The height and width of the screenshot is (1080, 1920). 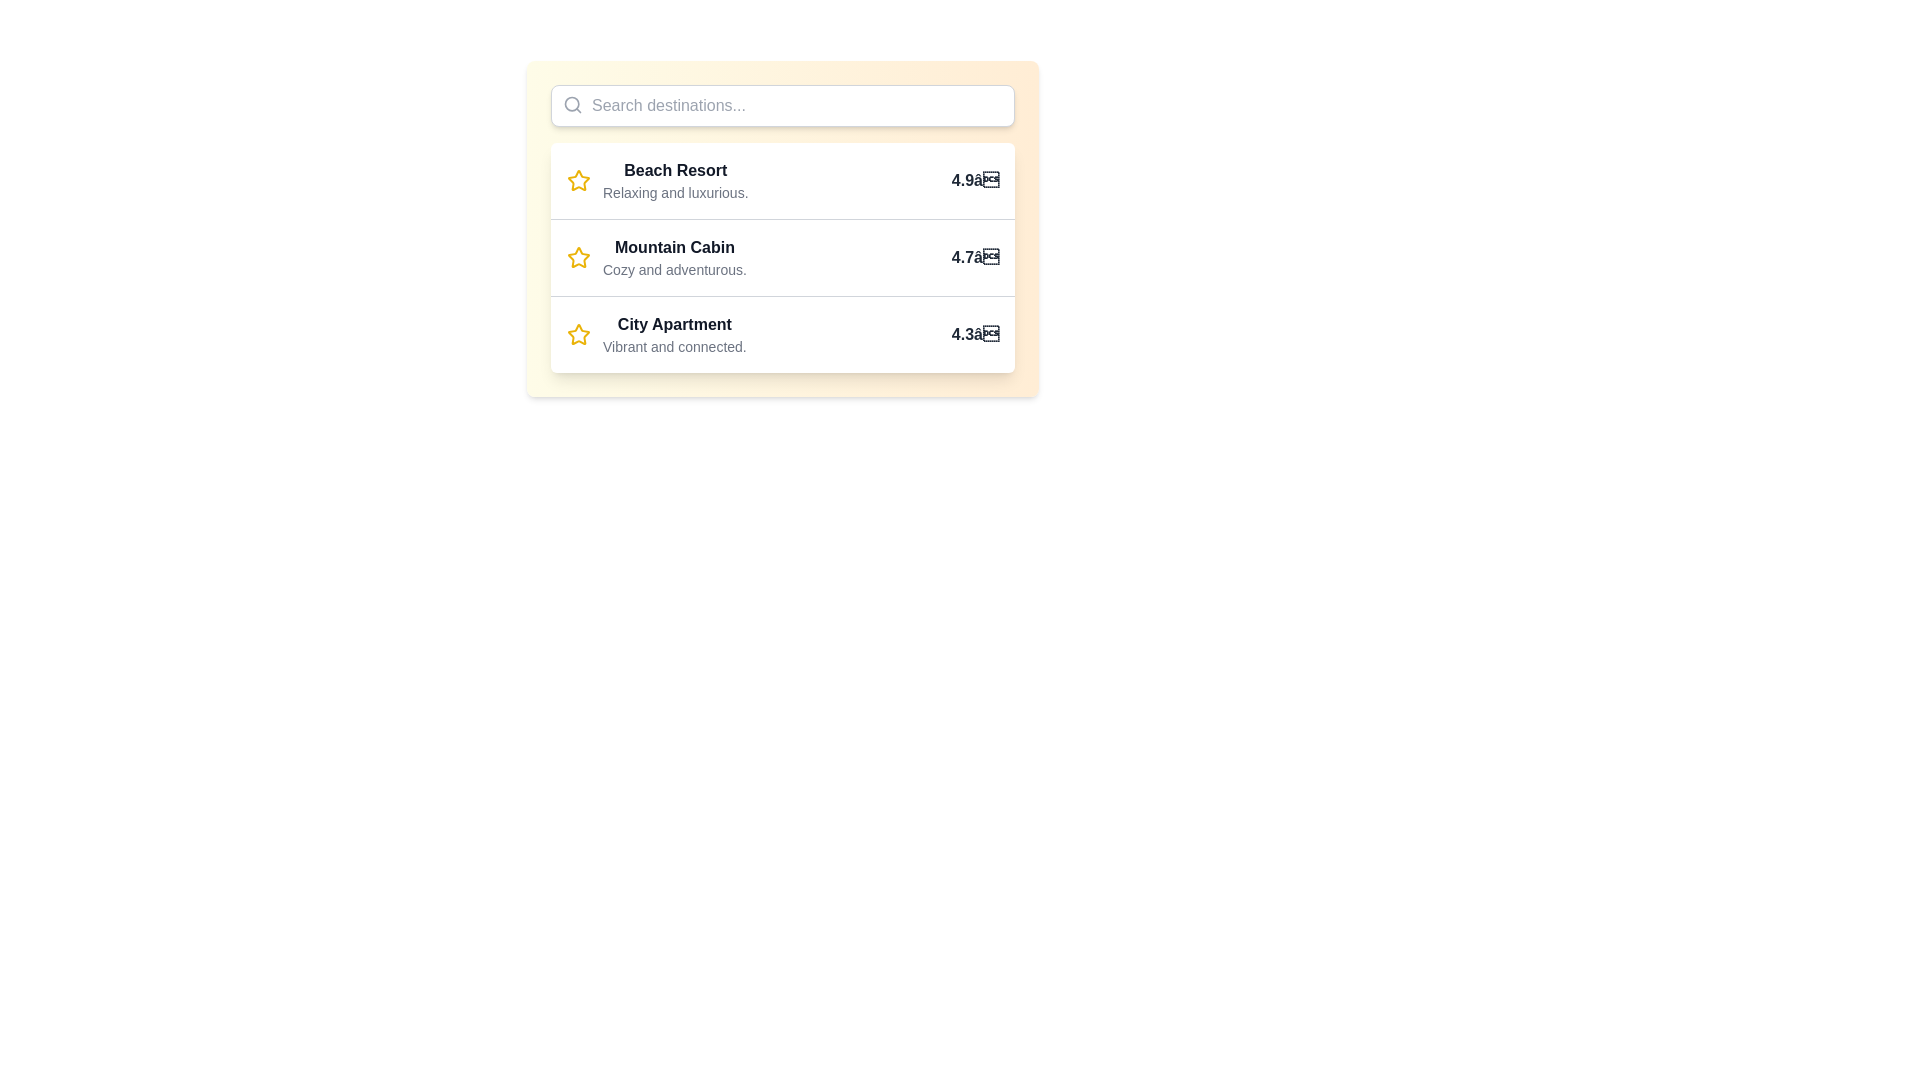 What do you see at coordinates (674, 334) in the screenshot?
I see `the text block containing 'City Apartment' and 'Vibrant and connected.'` at bounding box center [674, 334].